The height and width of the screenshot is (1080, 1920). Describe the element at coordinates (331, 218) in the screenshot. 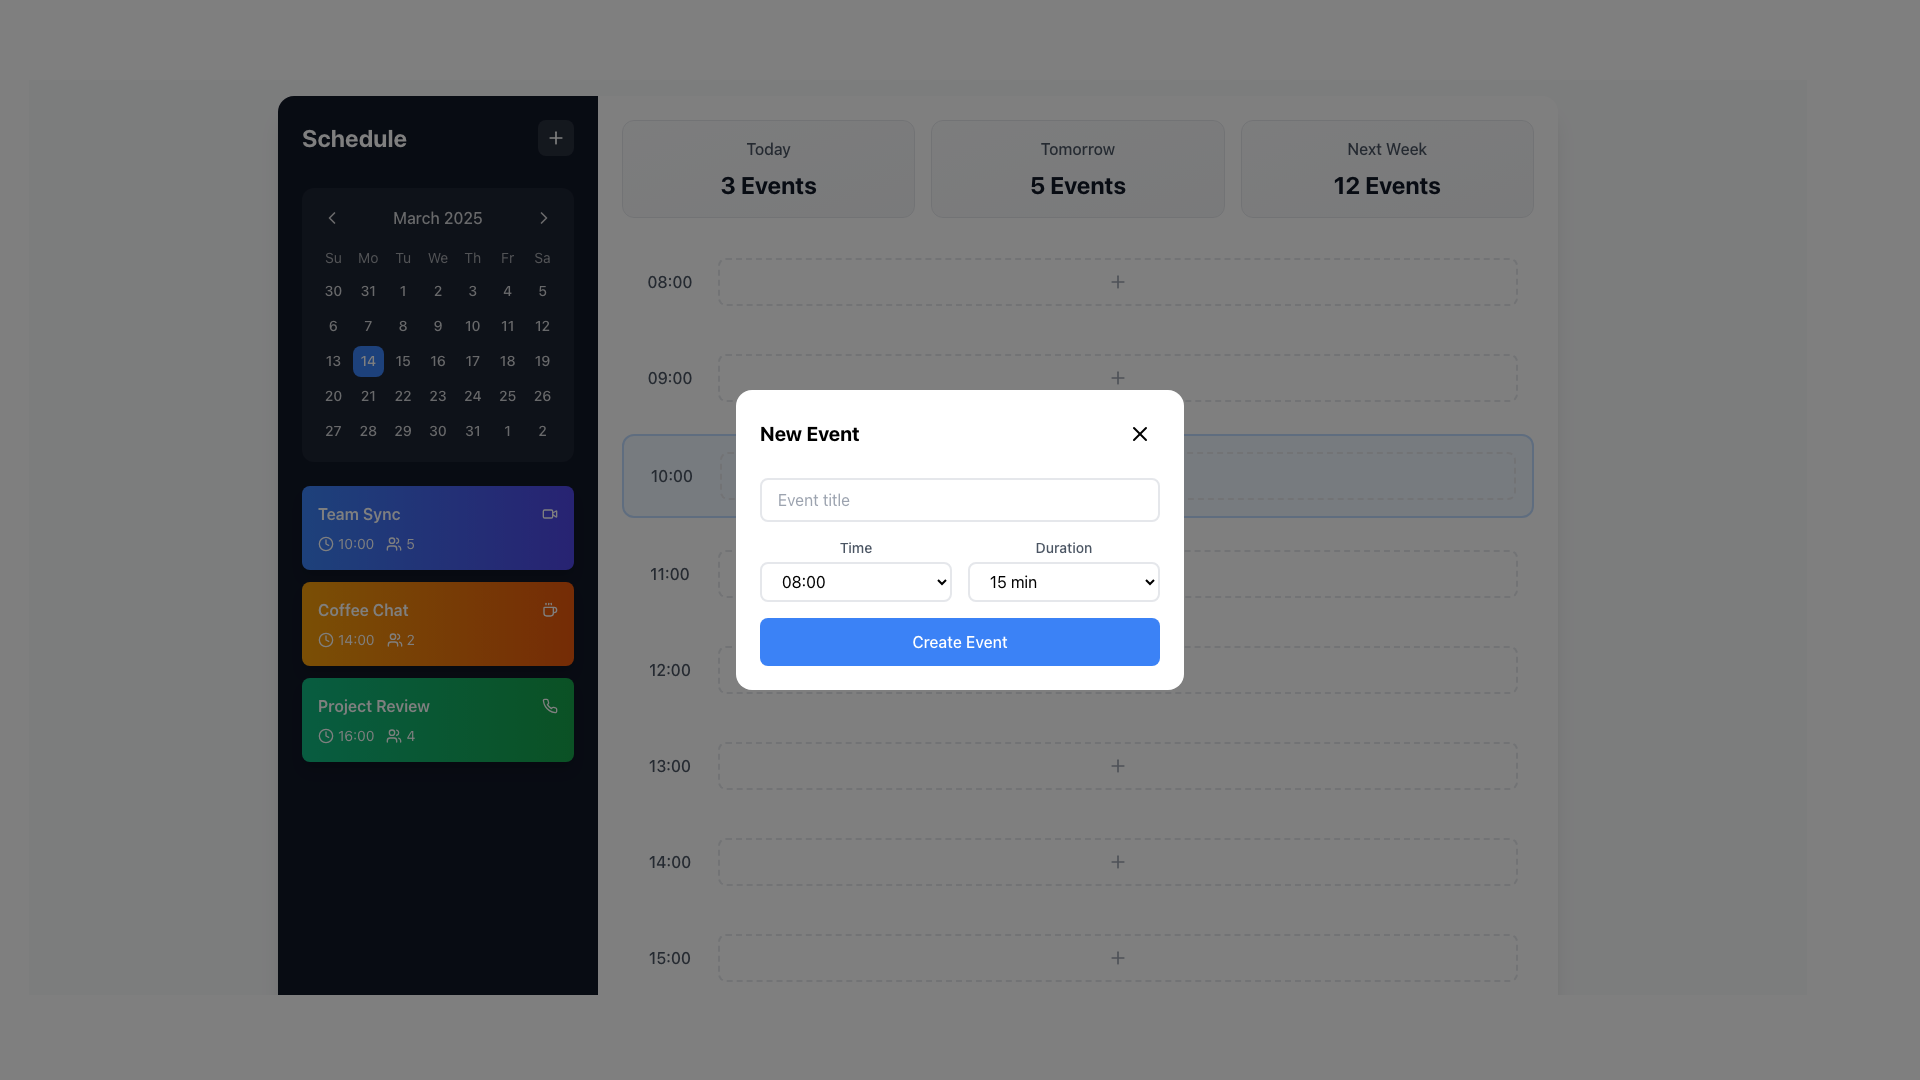

I see `the navigation button located in the top-left section of the calendar interface to move to the previous month` at that location.